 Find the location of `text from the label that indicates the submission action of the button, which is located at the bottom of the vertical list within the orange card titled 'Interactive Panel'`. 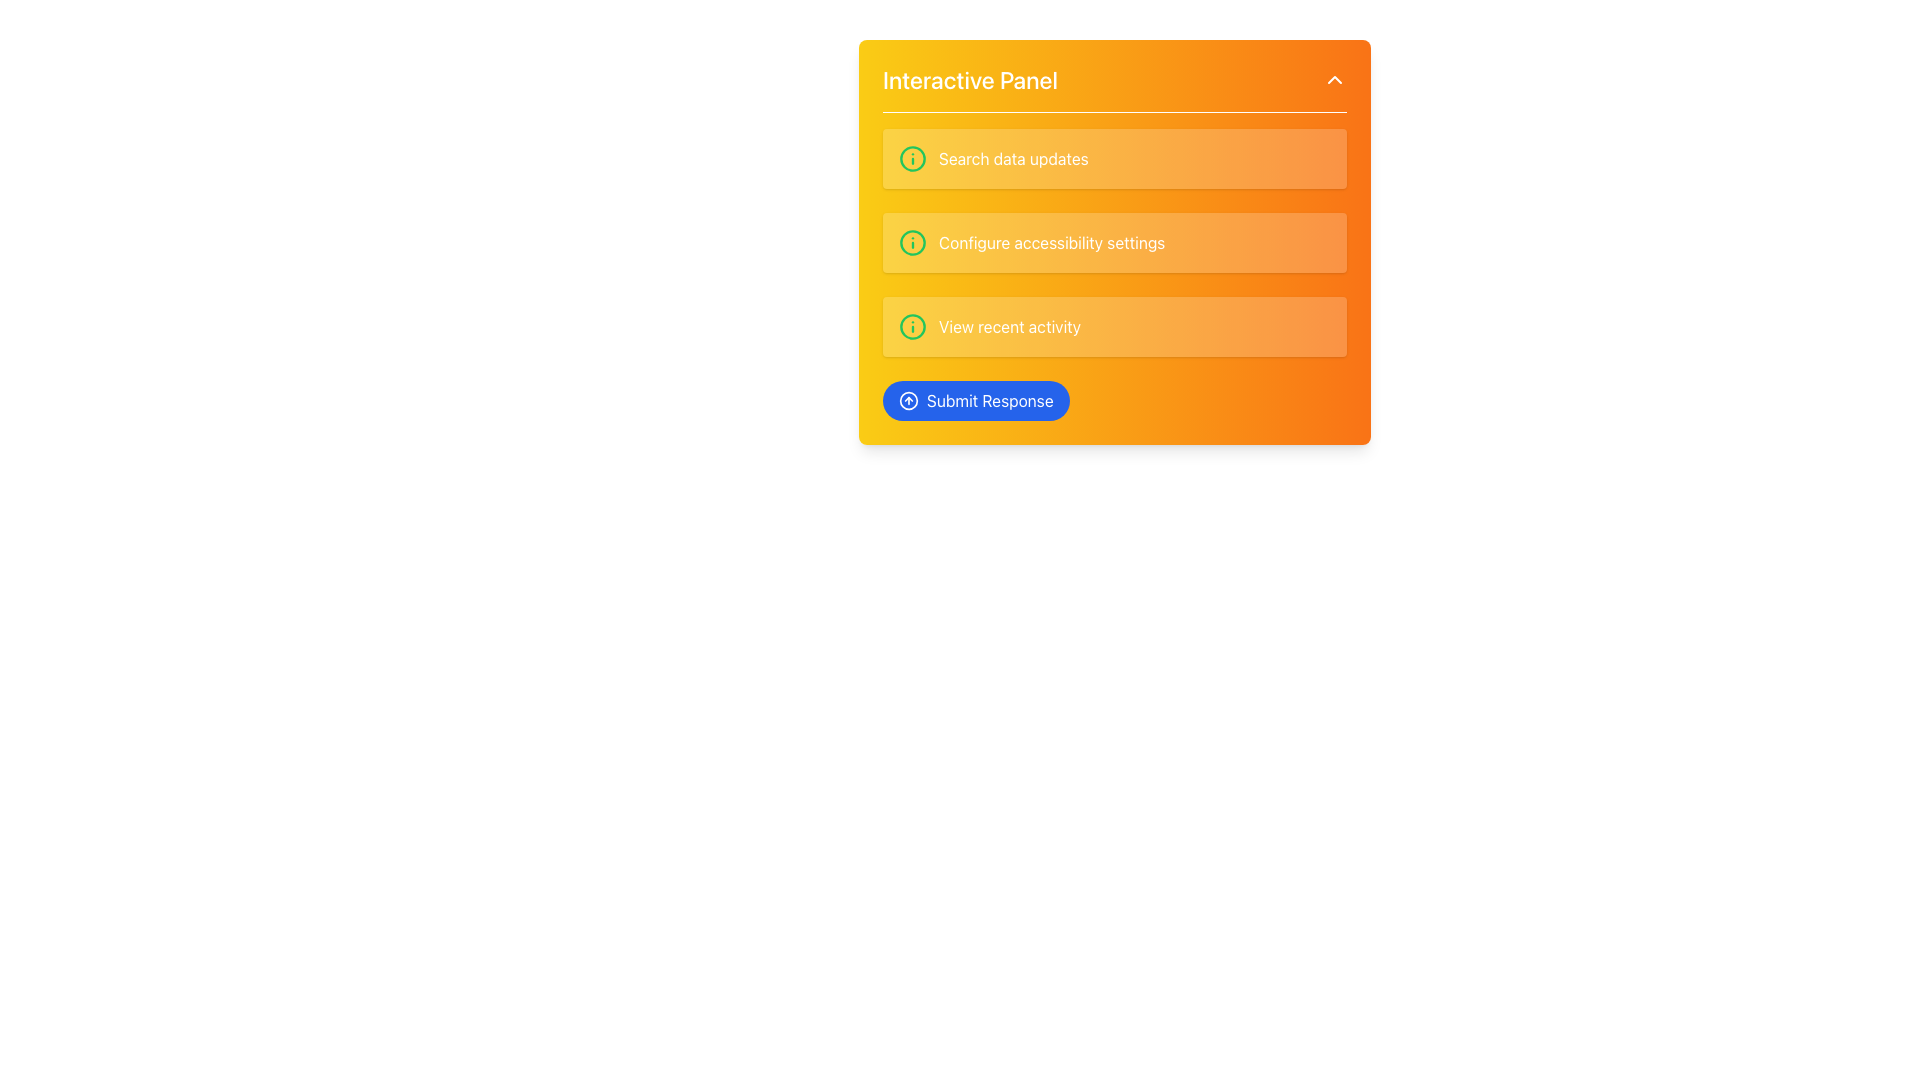

text from the label that indicates the submission action of the button, which is located at the bottom of the vertical list within the orange card titled 'Interactive Panel' is located at coordinates (990, 401).